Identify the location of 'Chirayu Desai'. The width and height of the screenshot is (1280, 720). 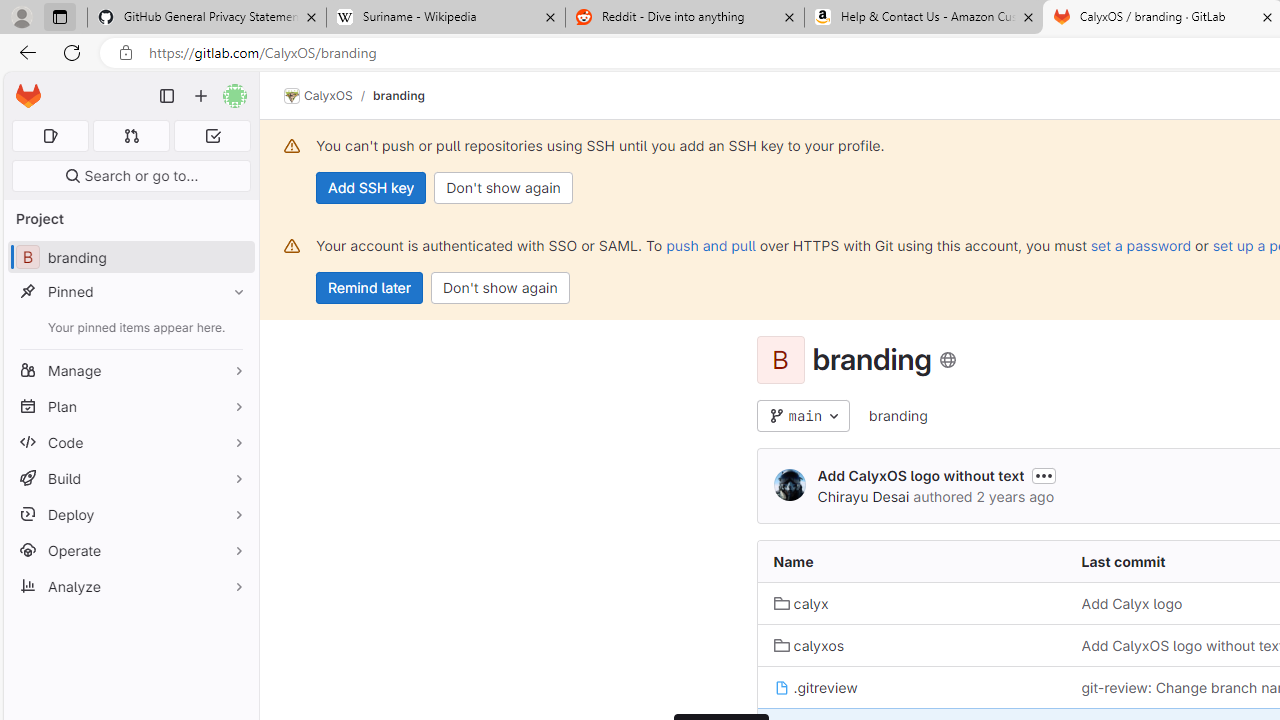
(788, 486).